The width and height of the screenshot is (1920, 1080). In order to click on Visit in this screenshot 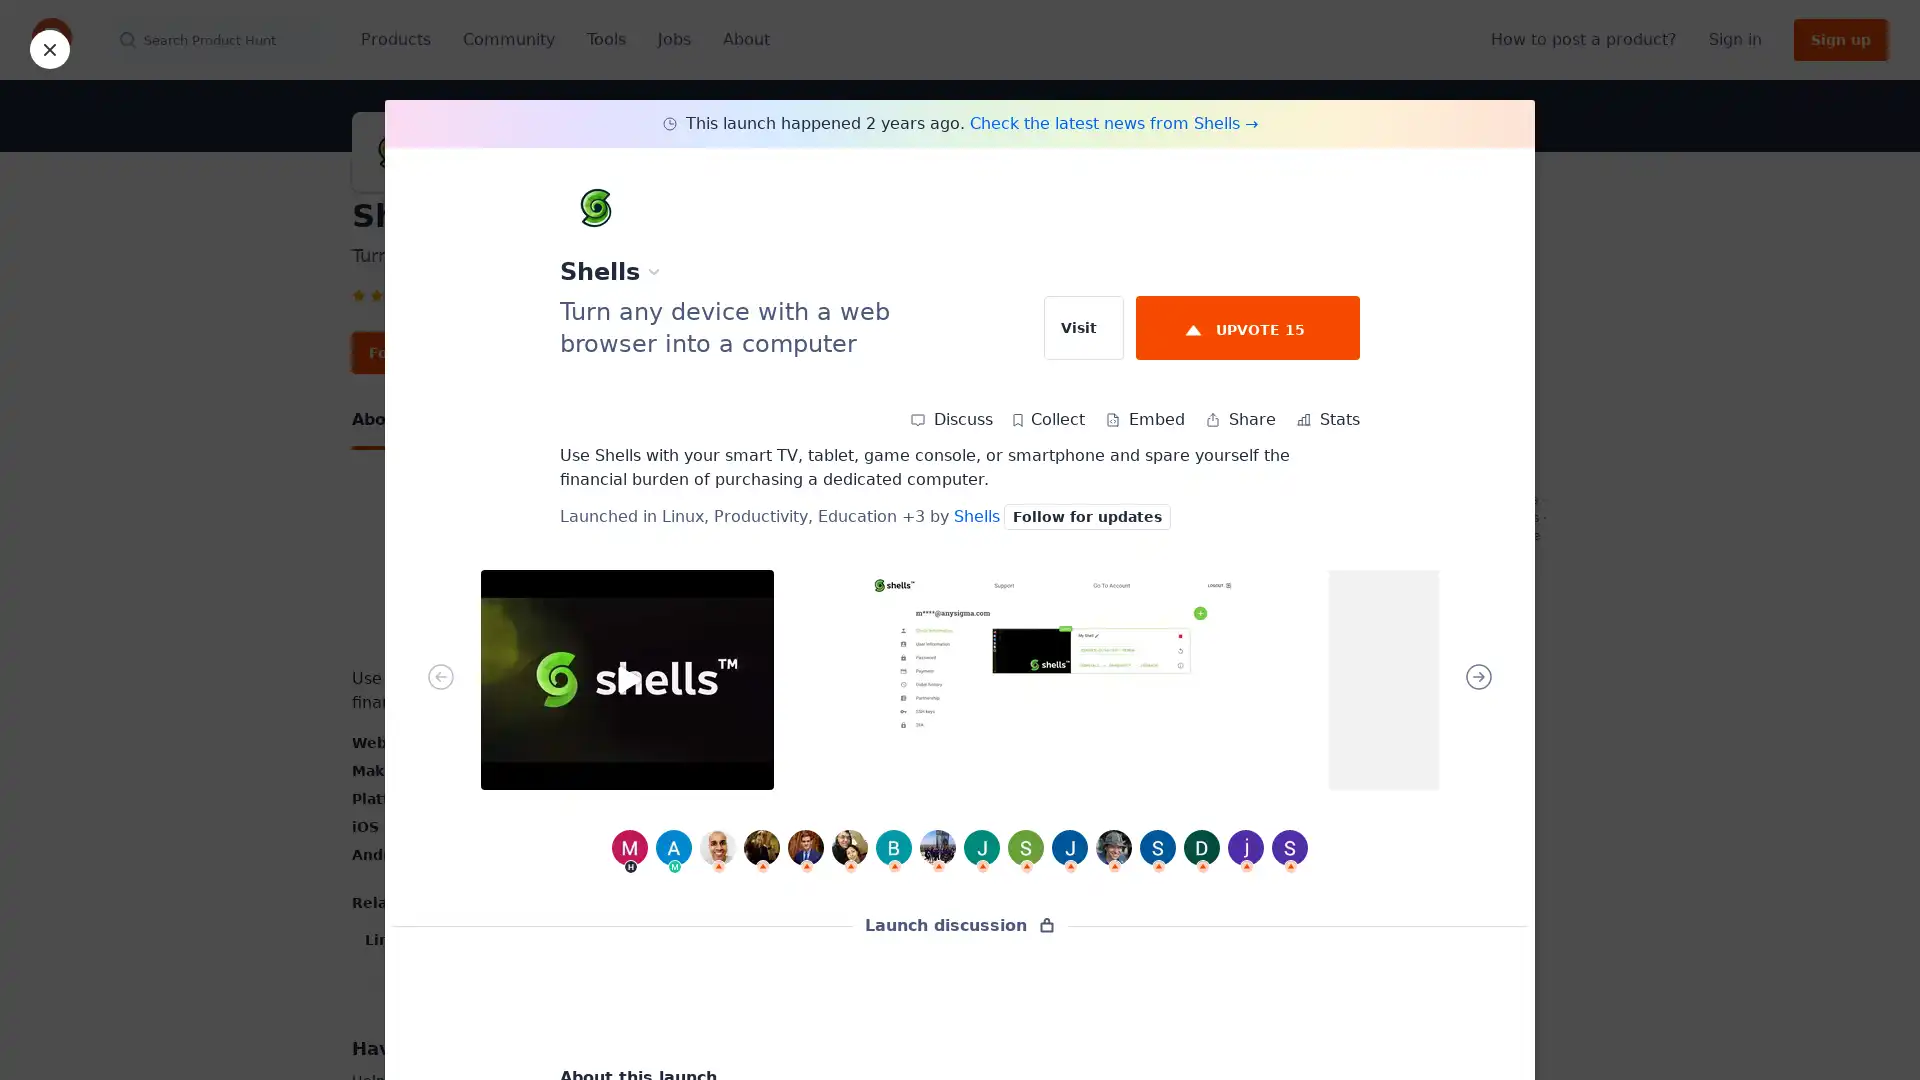, I will do `click(1083, 326)`.